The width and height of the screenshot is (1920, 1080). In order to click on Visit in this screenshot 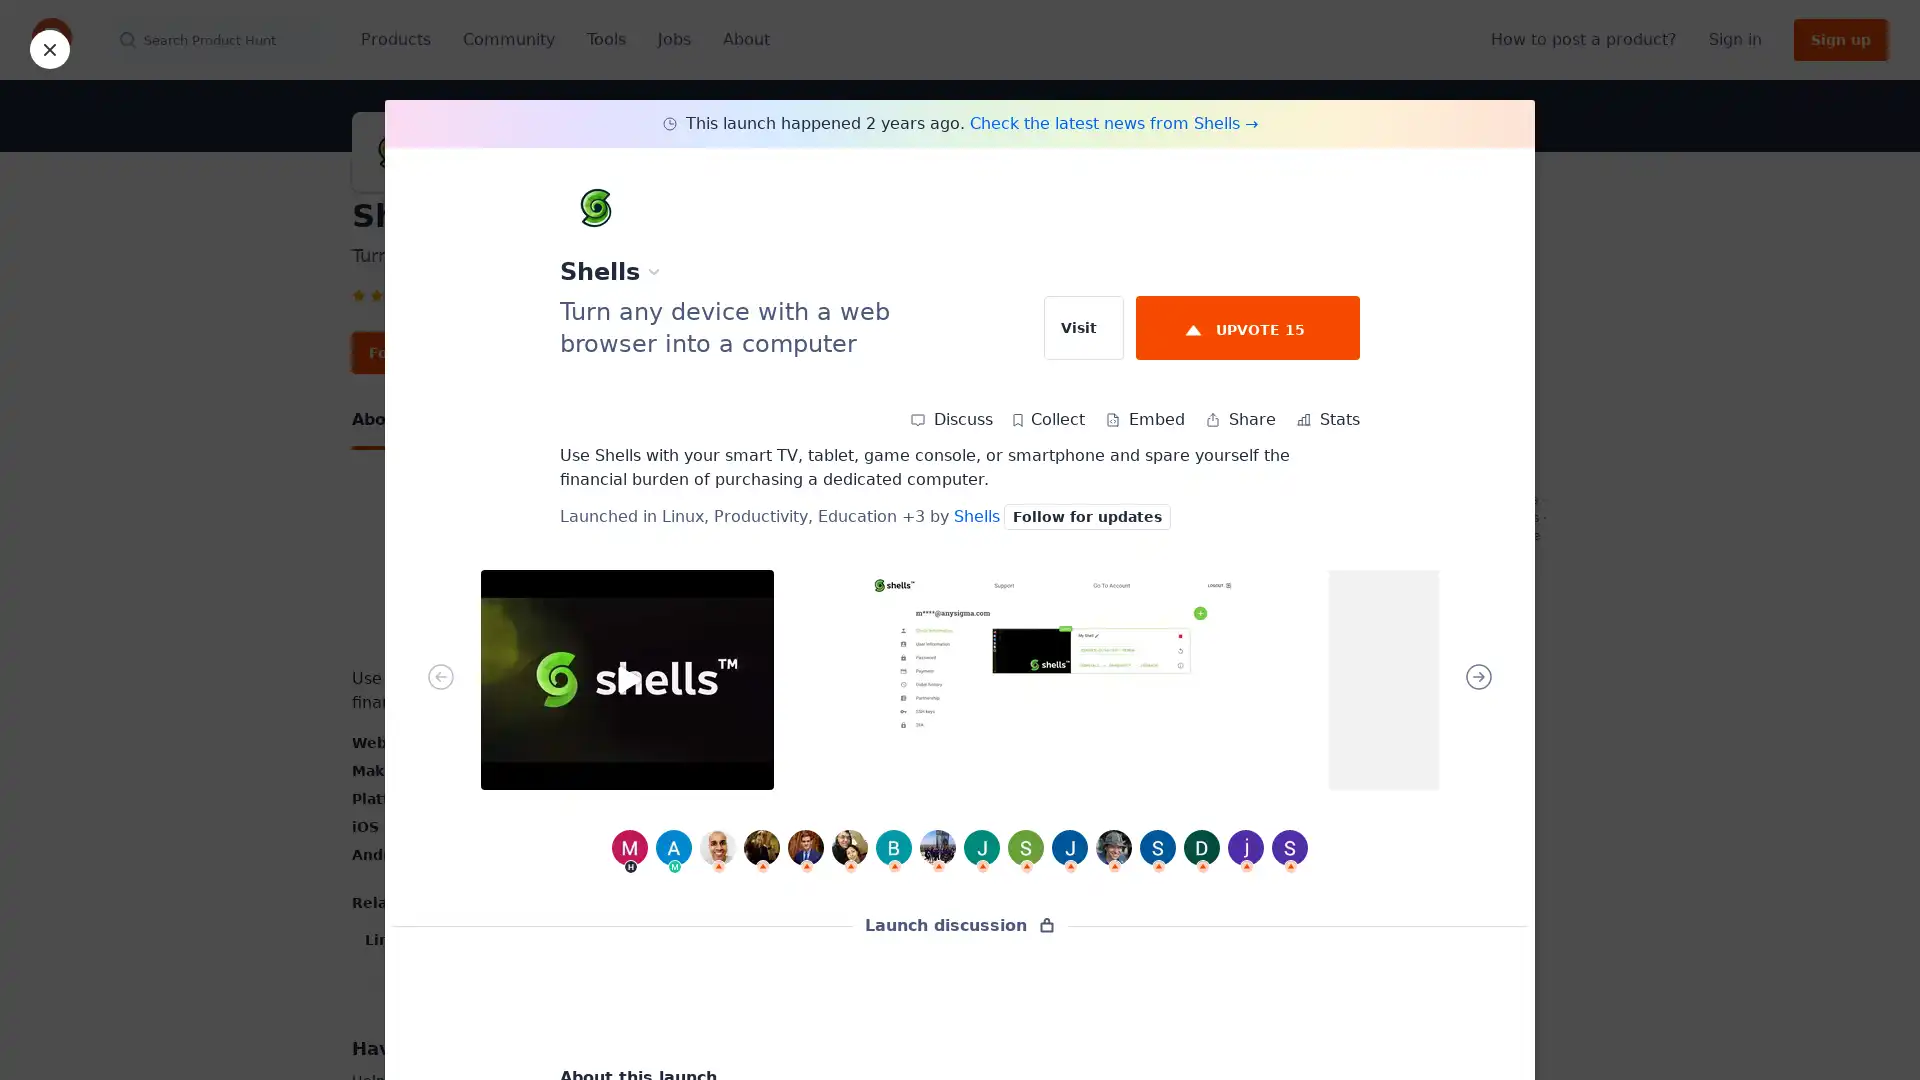, I will do `click(1083, 326)`.